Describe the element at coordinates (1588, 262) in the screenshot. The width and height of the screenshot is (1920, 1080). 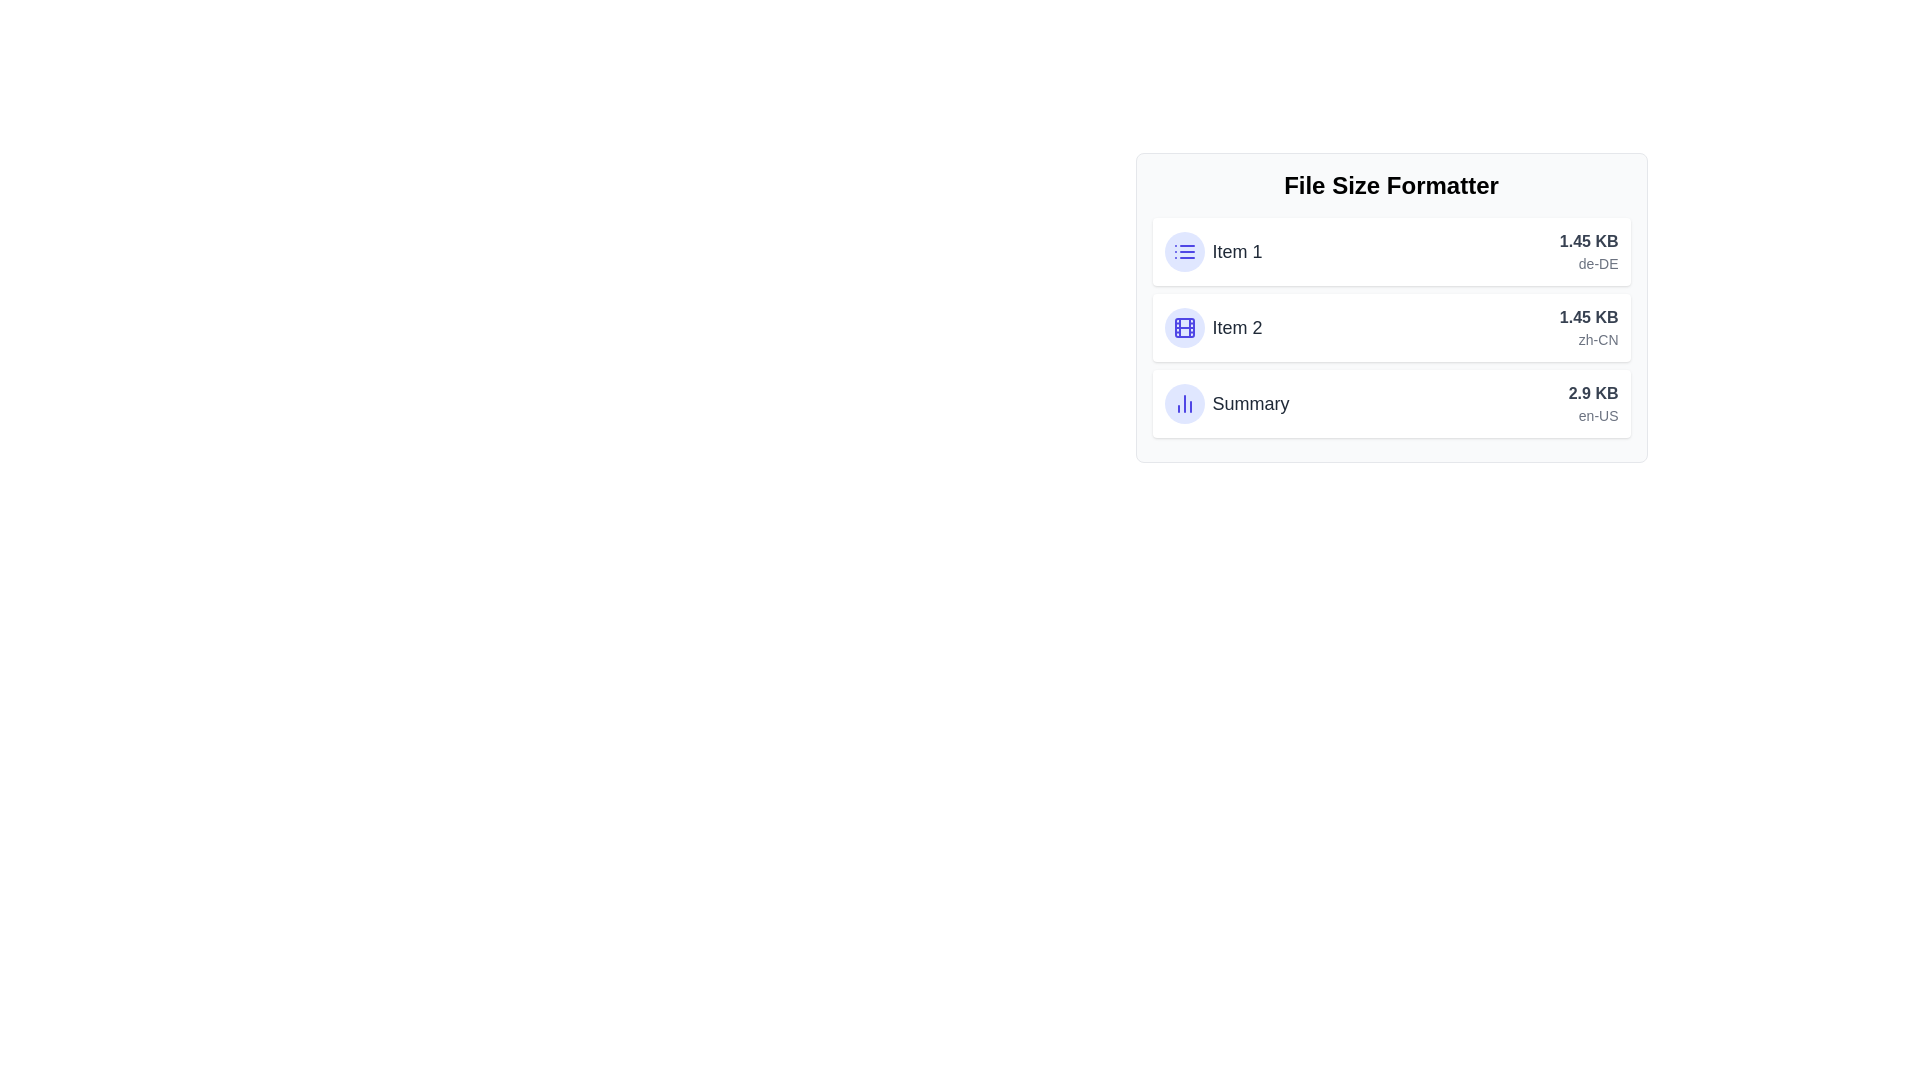
I see `information displayed in the text label showing 'de-DE' in light gray color, located in the third column of the 'File Size Formatter' table under the 'Item 1' row` at that location.